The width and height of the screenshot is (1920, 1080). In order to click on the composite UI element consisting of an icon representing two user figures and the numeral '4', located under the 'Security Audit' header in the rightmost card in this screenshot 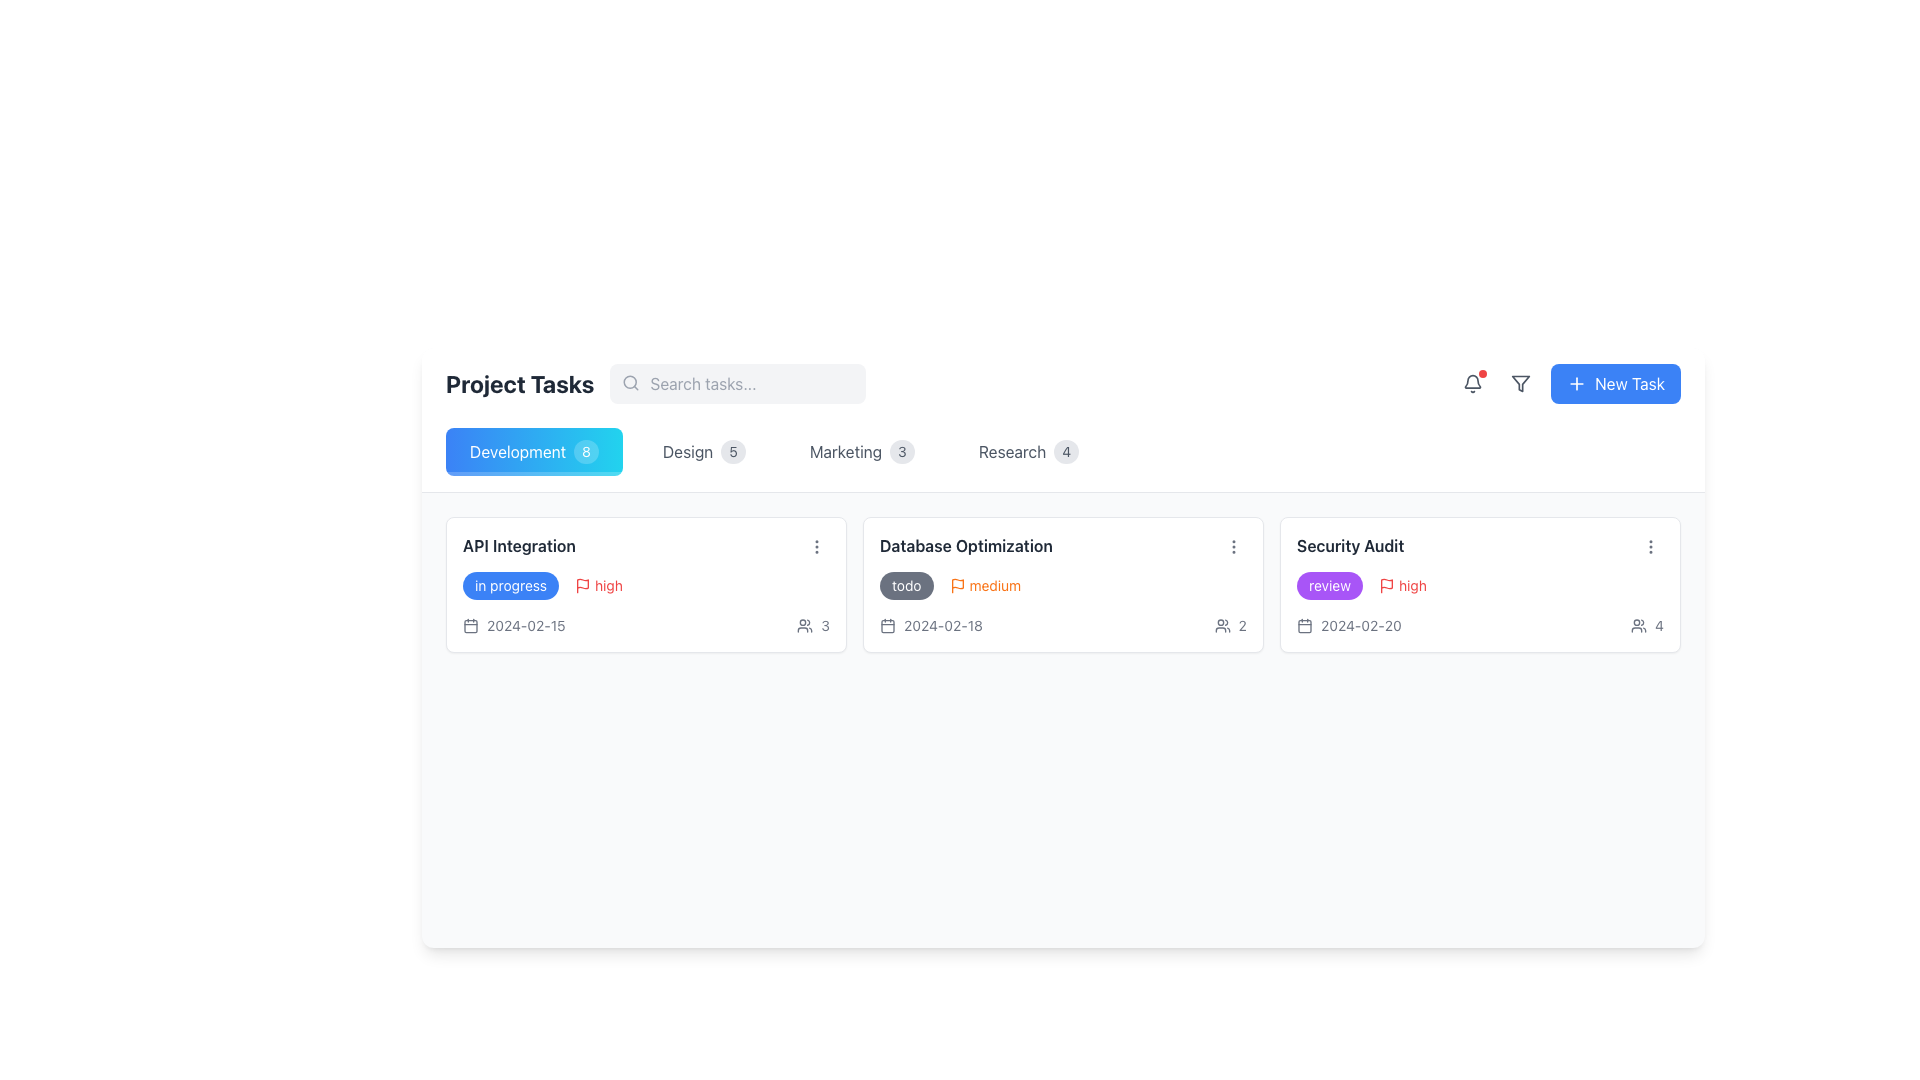, I will do `click(1647, 624)`.